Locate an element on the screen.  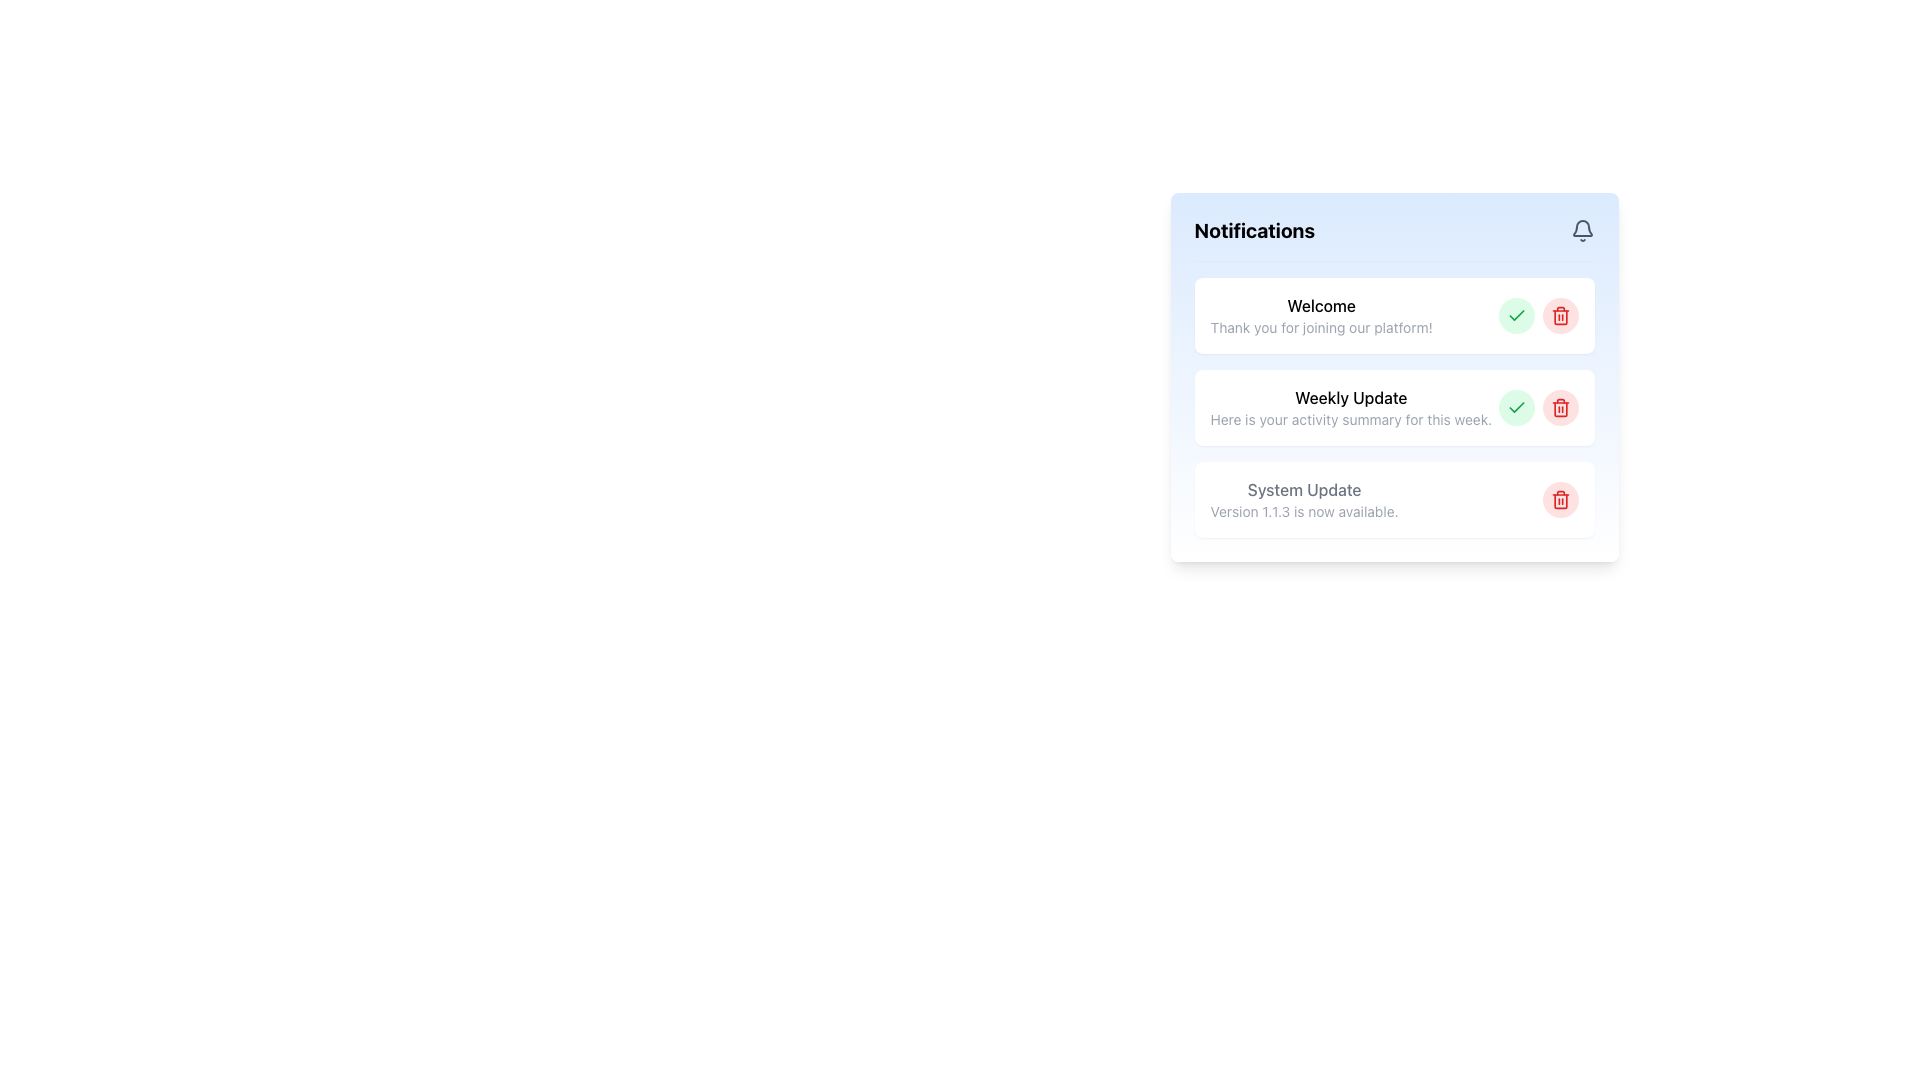
the trash icon button in the upper-right corner of the 'Welcome' notification card is located at coordinates (1559, 315).